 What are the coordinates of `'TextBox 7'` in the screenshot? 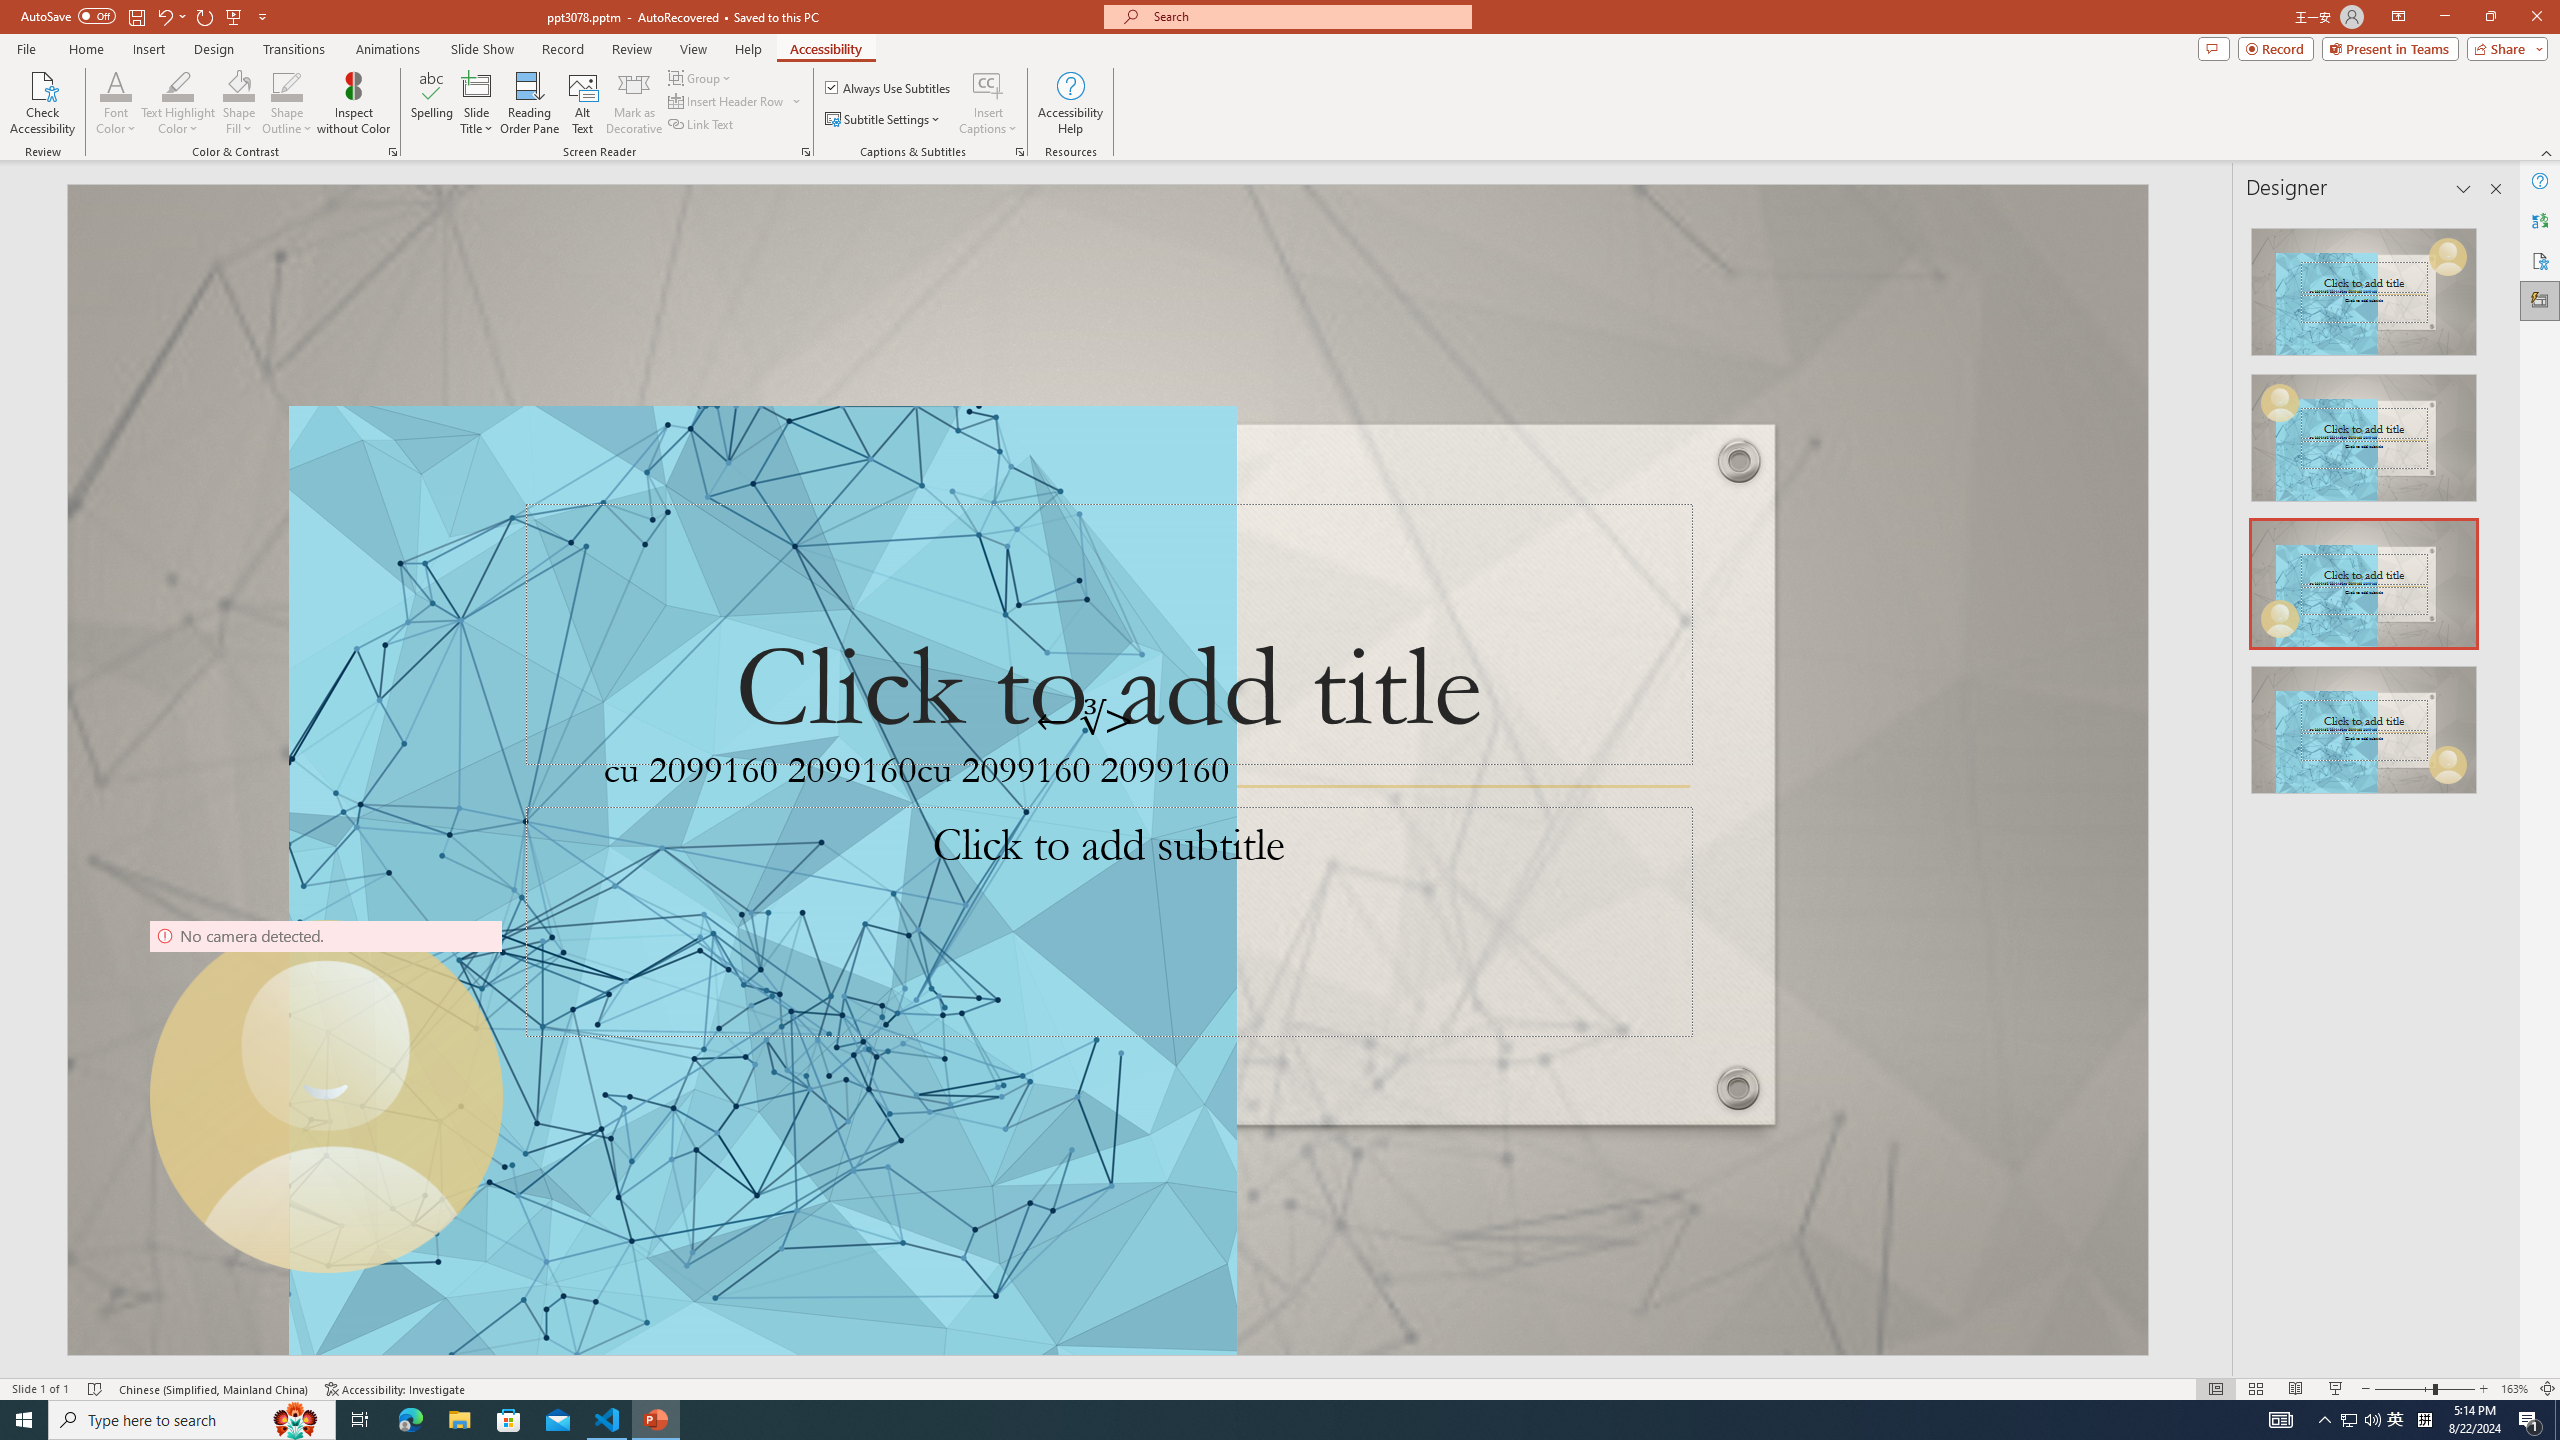 It's located at (1085, 720).